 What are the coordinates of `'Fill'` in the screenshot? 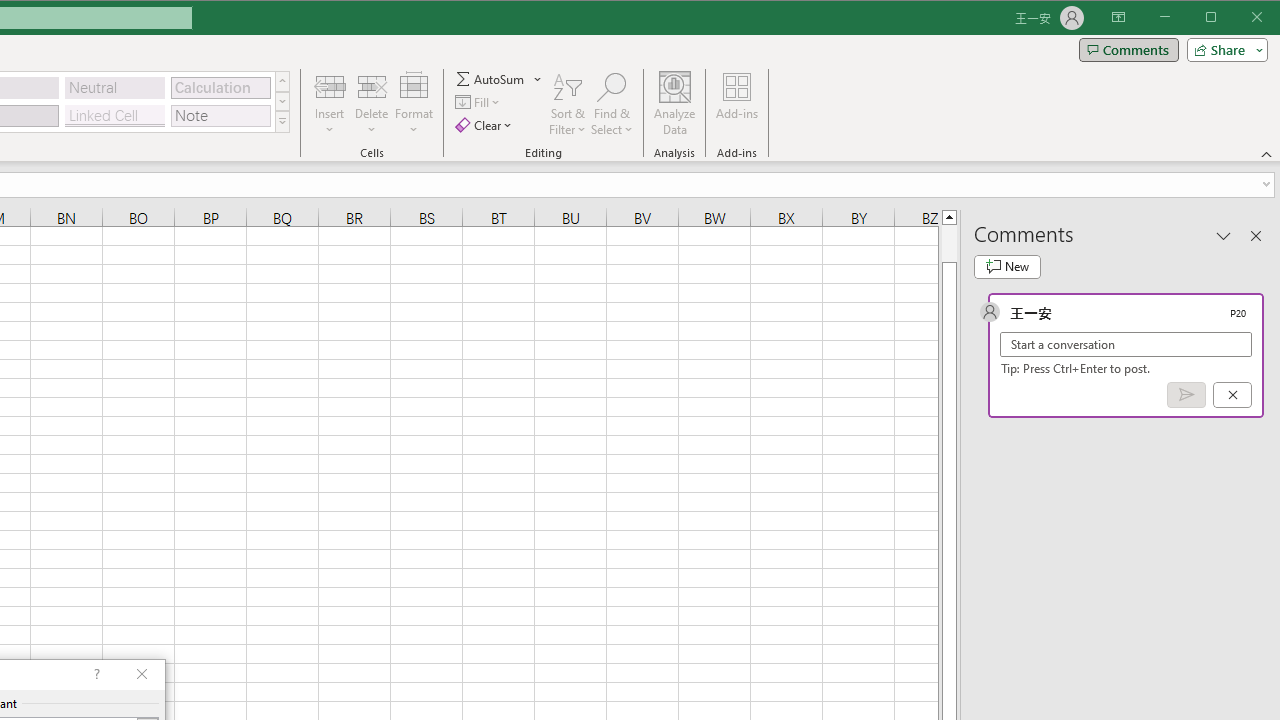 It's located at (478, 102).